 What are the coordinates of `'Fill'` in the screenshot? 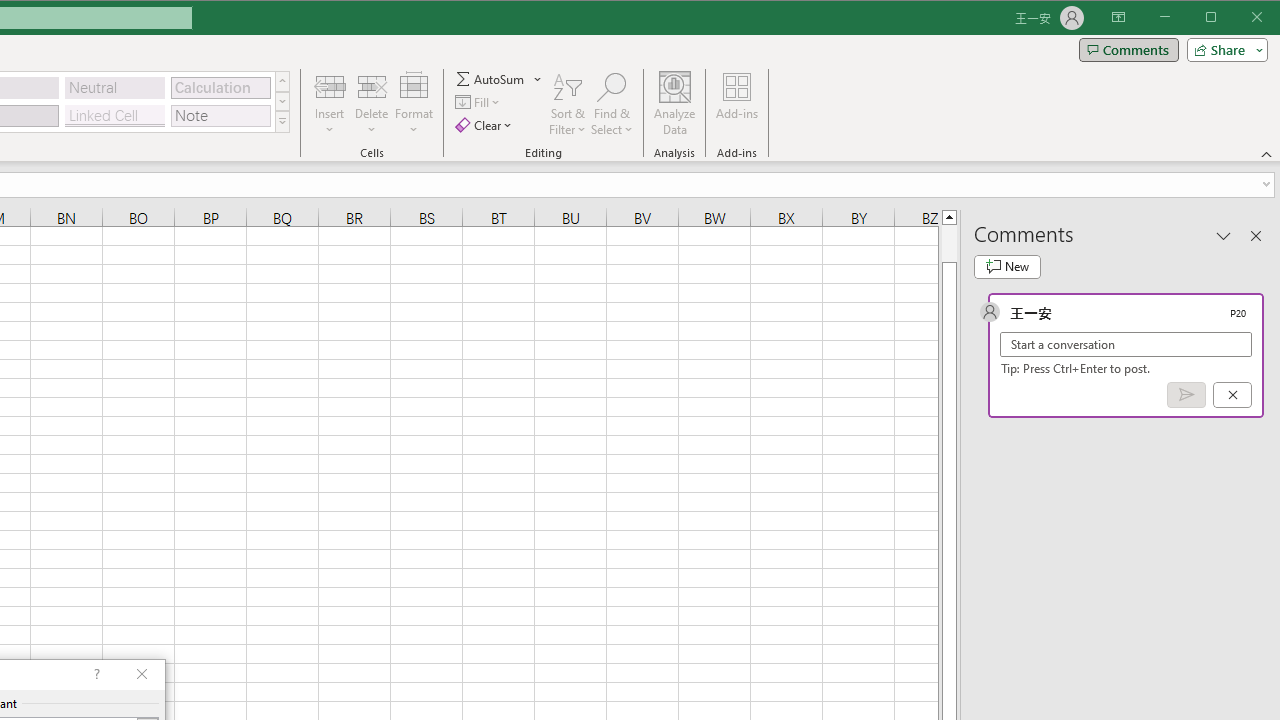 It's located at (478, 102).